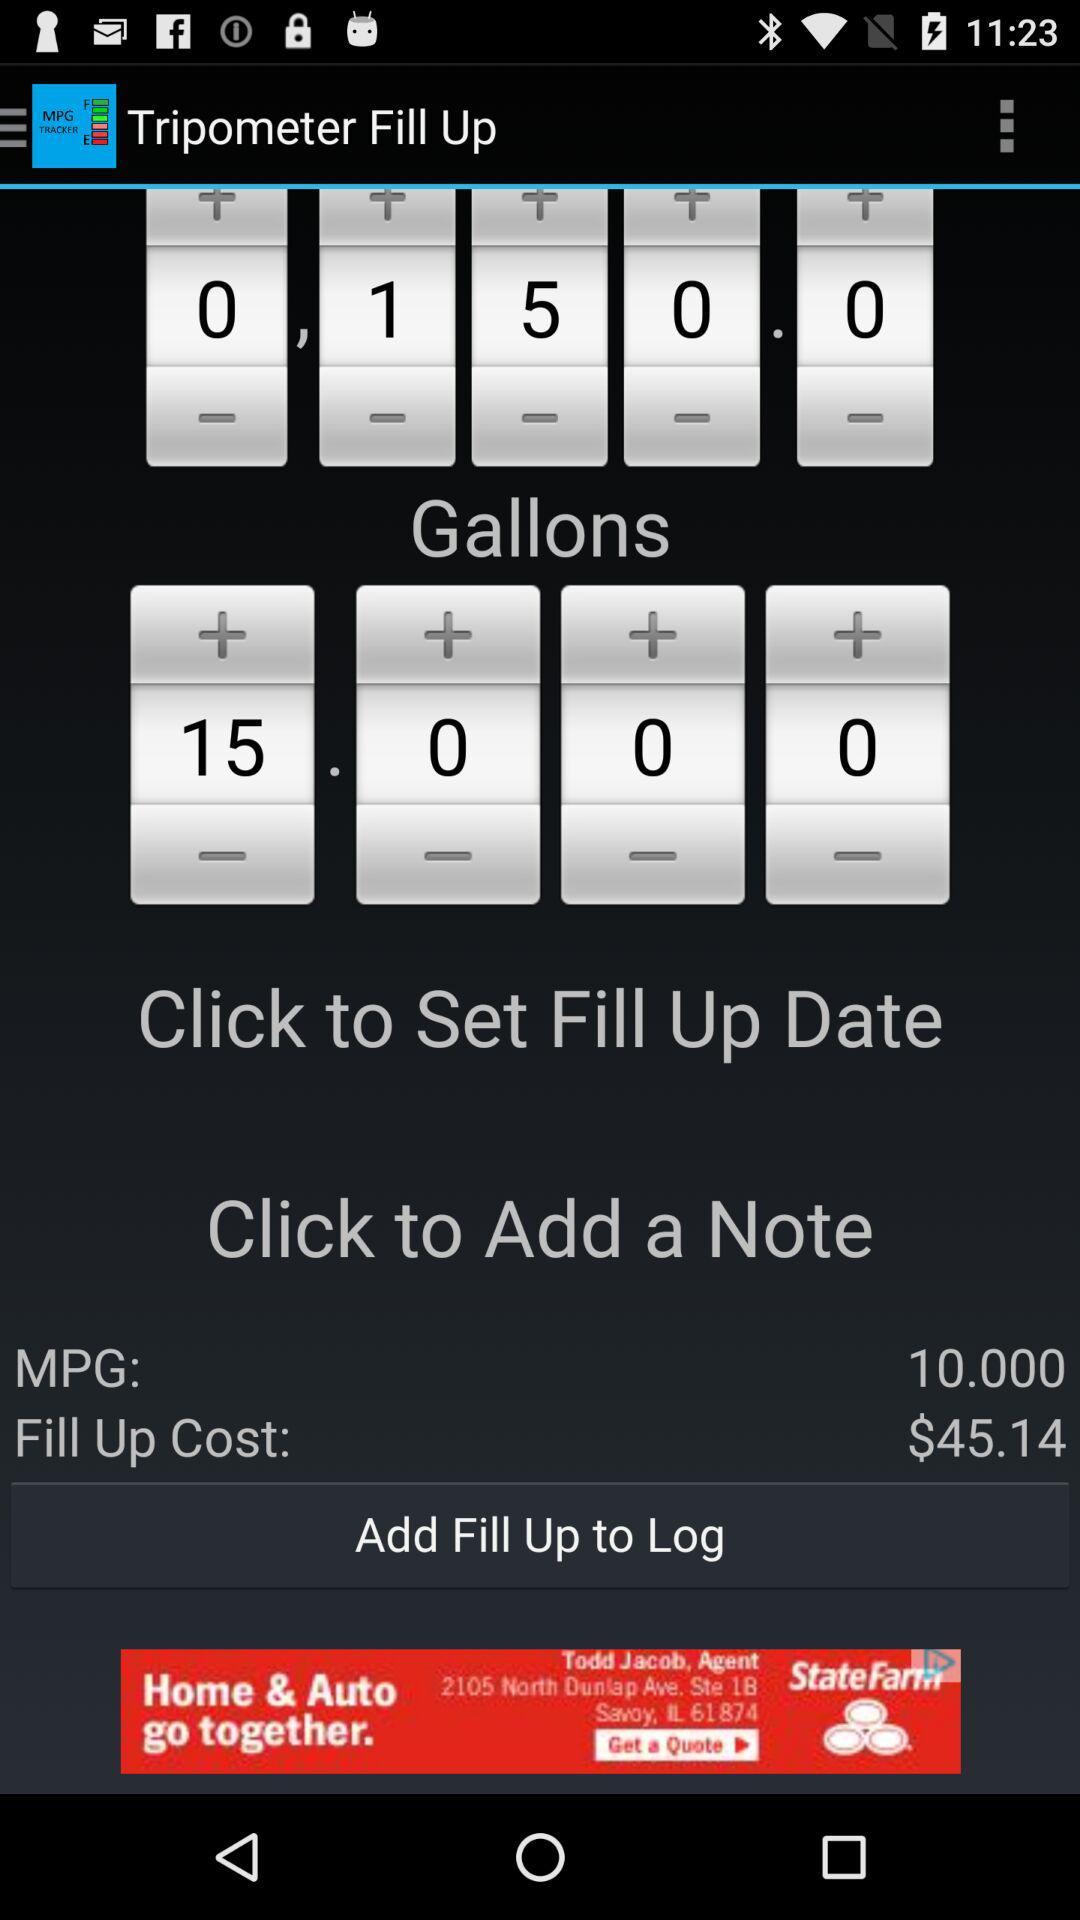 This screenshot has height=1920, width=1080. I want to click on add, so click(538, 217).